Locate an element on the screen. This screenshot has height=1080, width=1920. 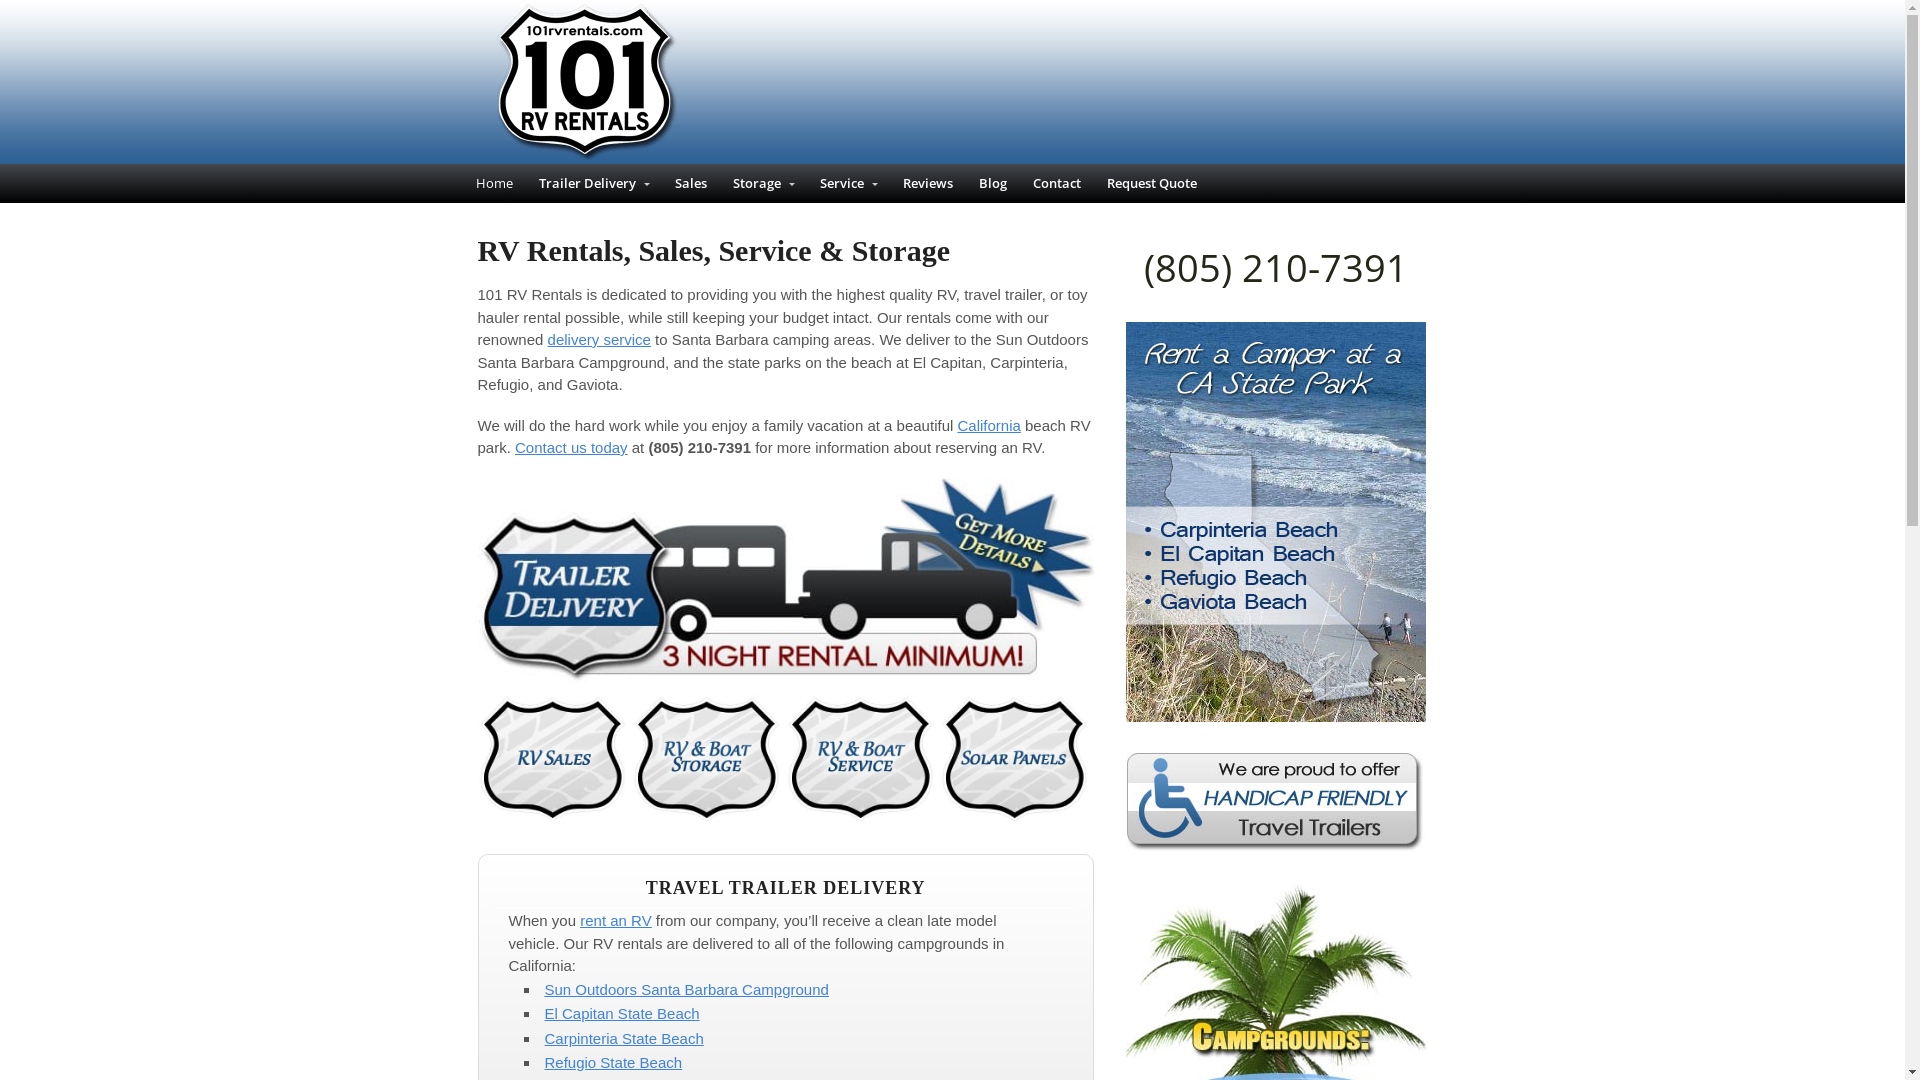
'Sales' is located at coordinates (691, 183).